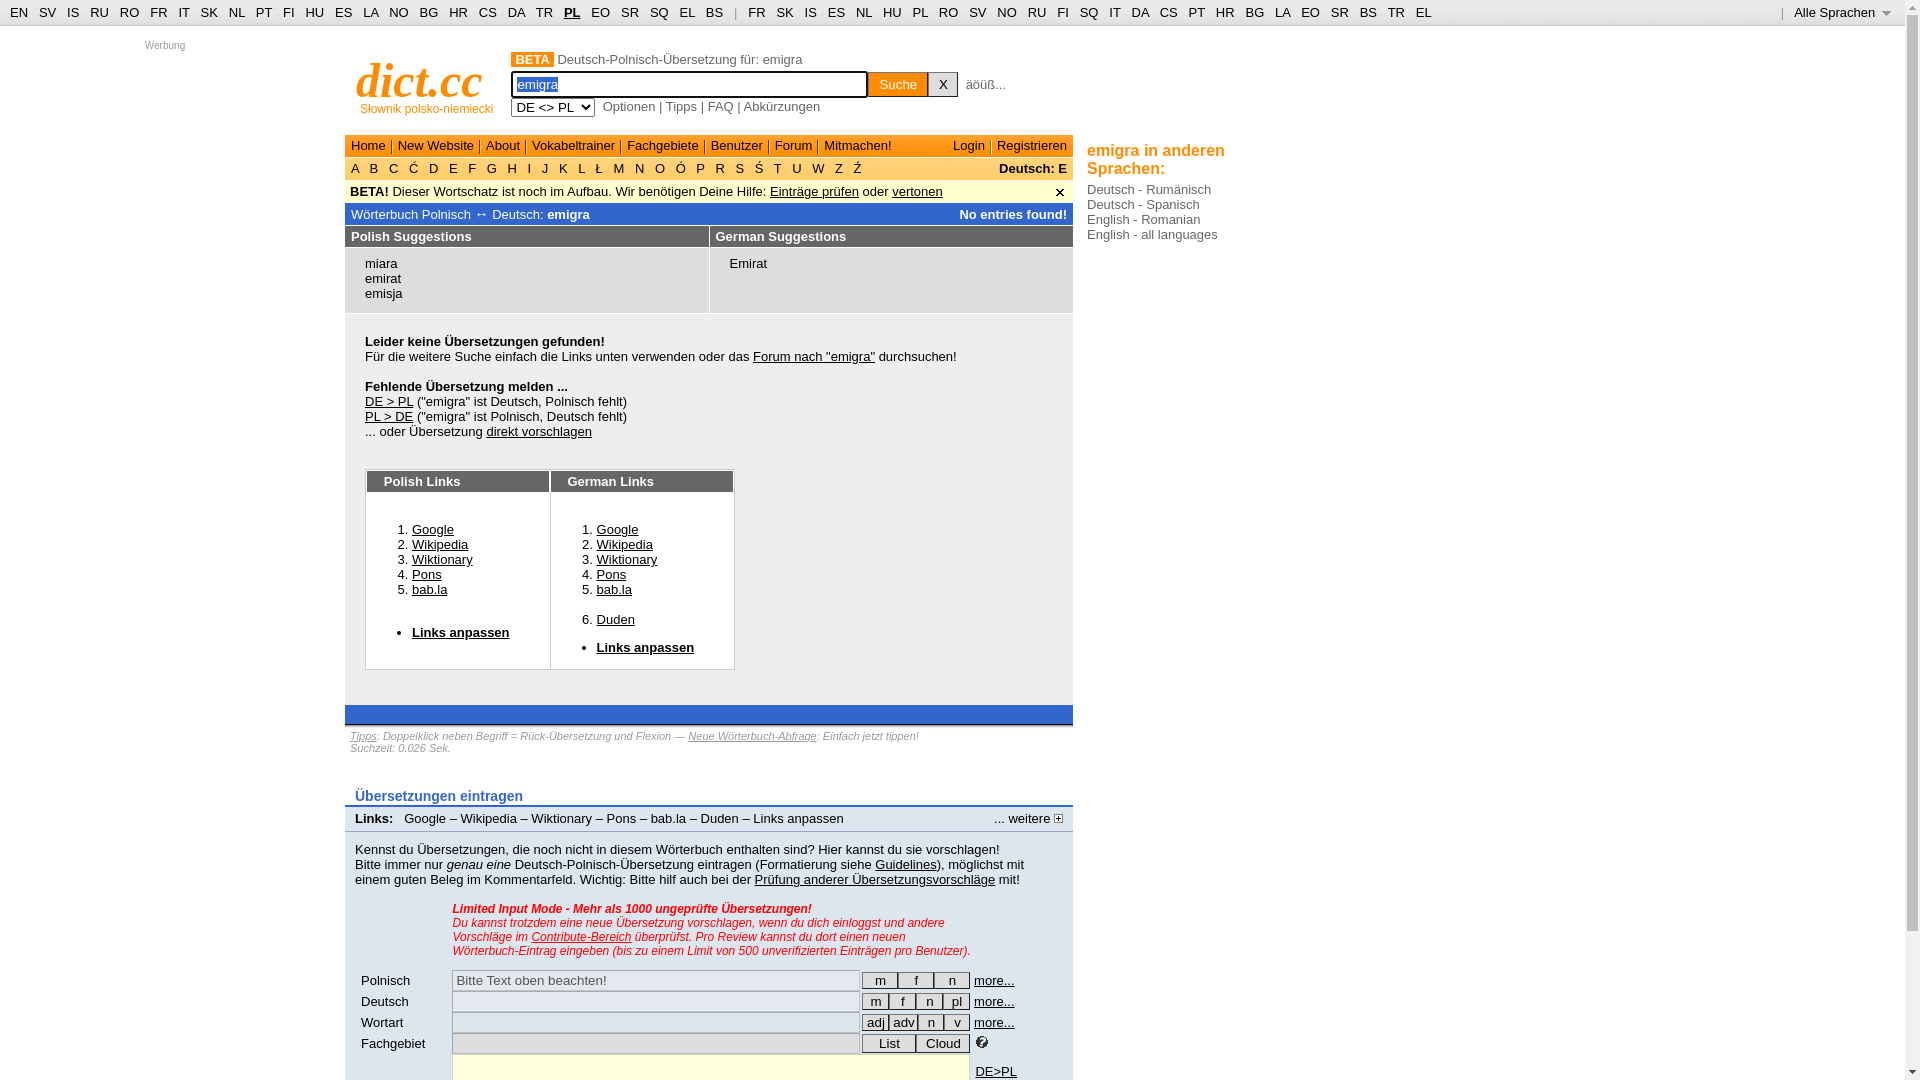 The width and height of the screenshot is (1920, 1080). I want to click on 'emirat', so click(364, 278).